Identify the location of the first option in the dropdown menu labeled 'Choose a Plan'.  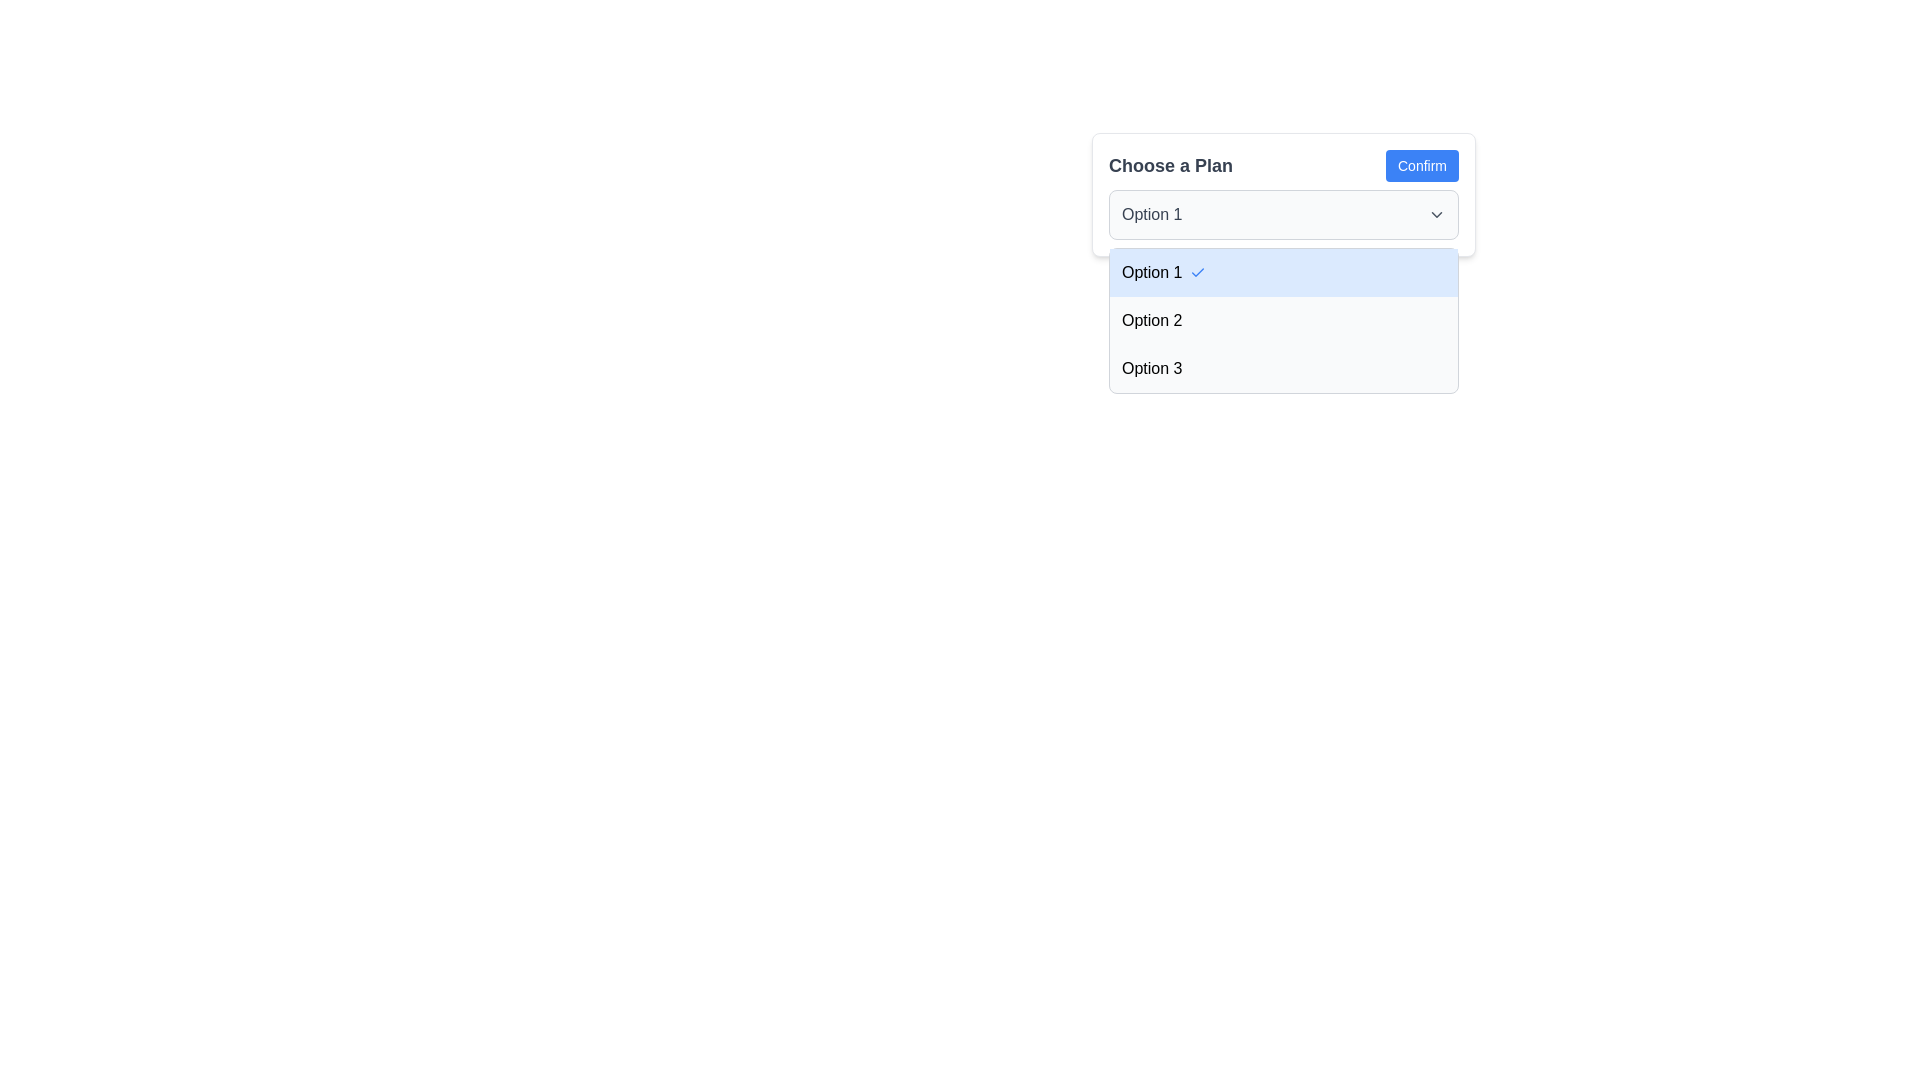
(1283, 273).